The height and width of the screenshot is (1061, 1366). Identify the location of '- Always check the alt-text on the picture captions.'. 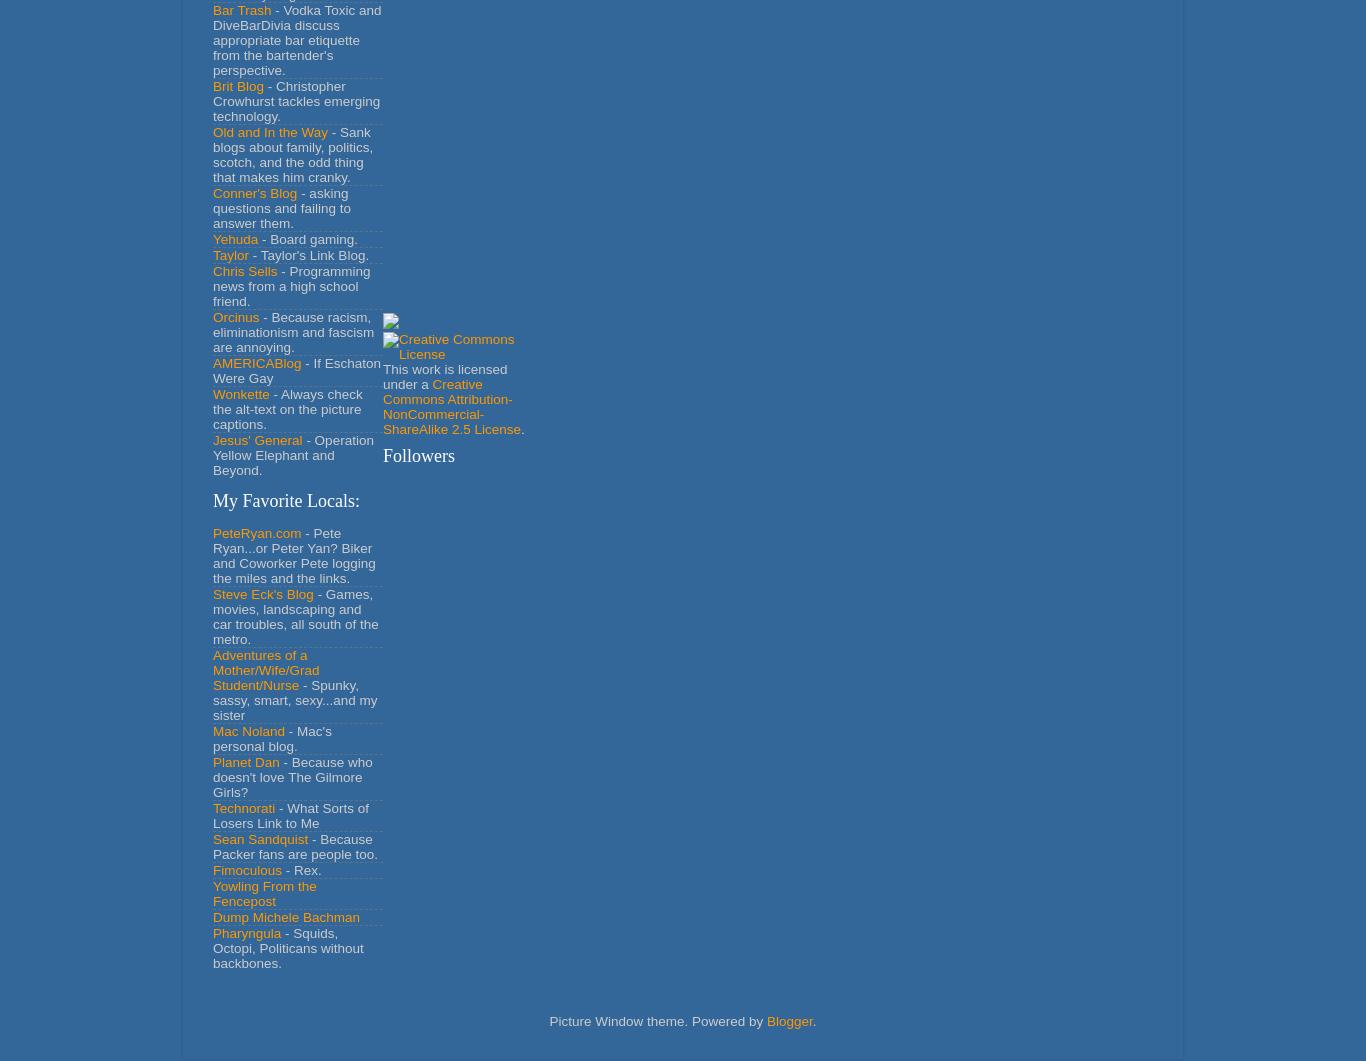
(211, 408).